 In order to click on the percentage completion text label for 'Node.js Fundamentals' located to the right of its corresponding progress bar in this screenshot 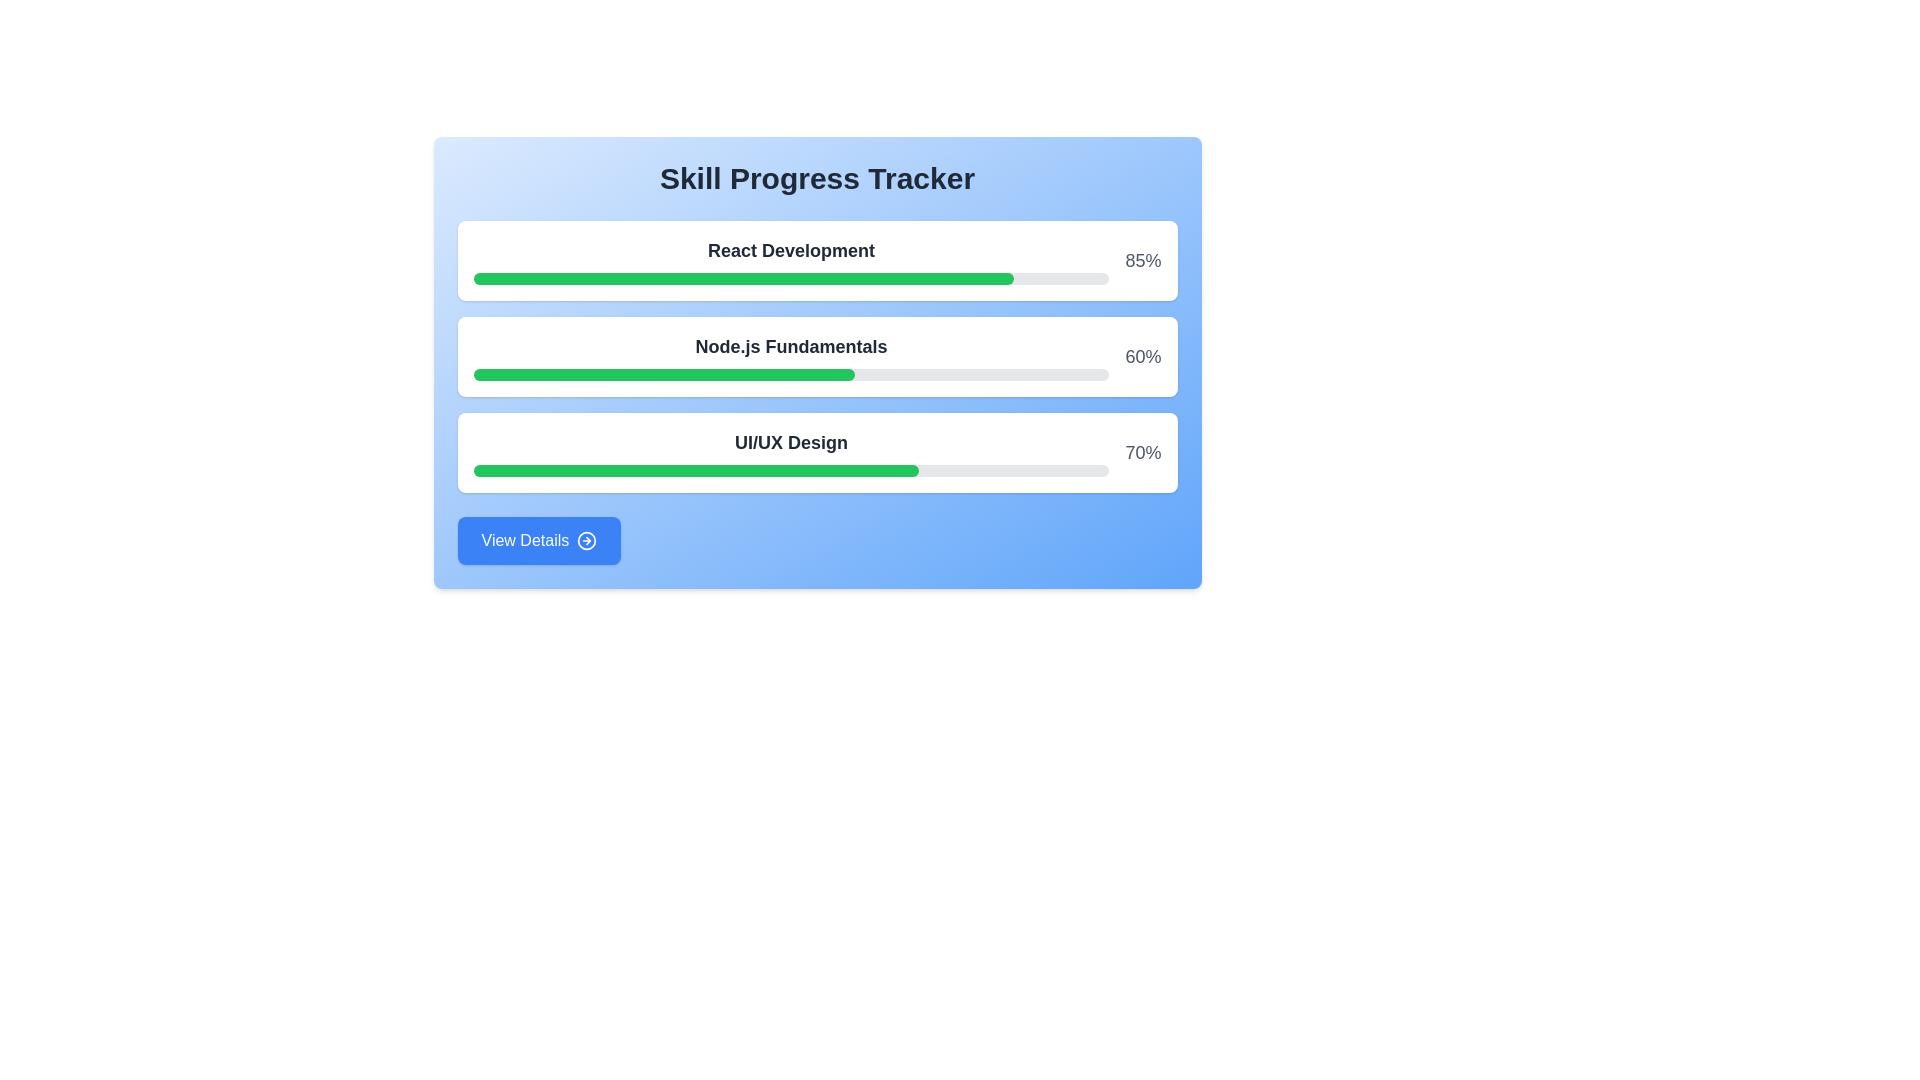, I will do `click(1143, 356)`.